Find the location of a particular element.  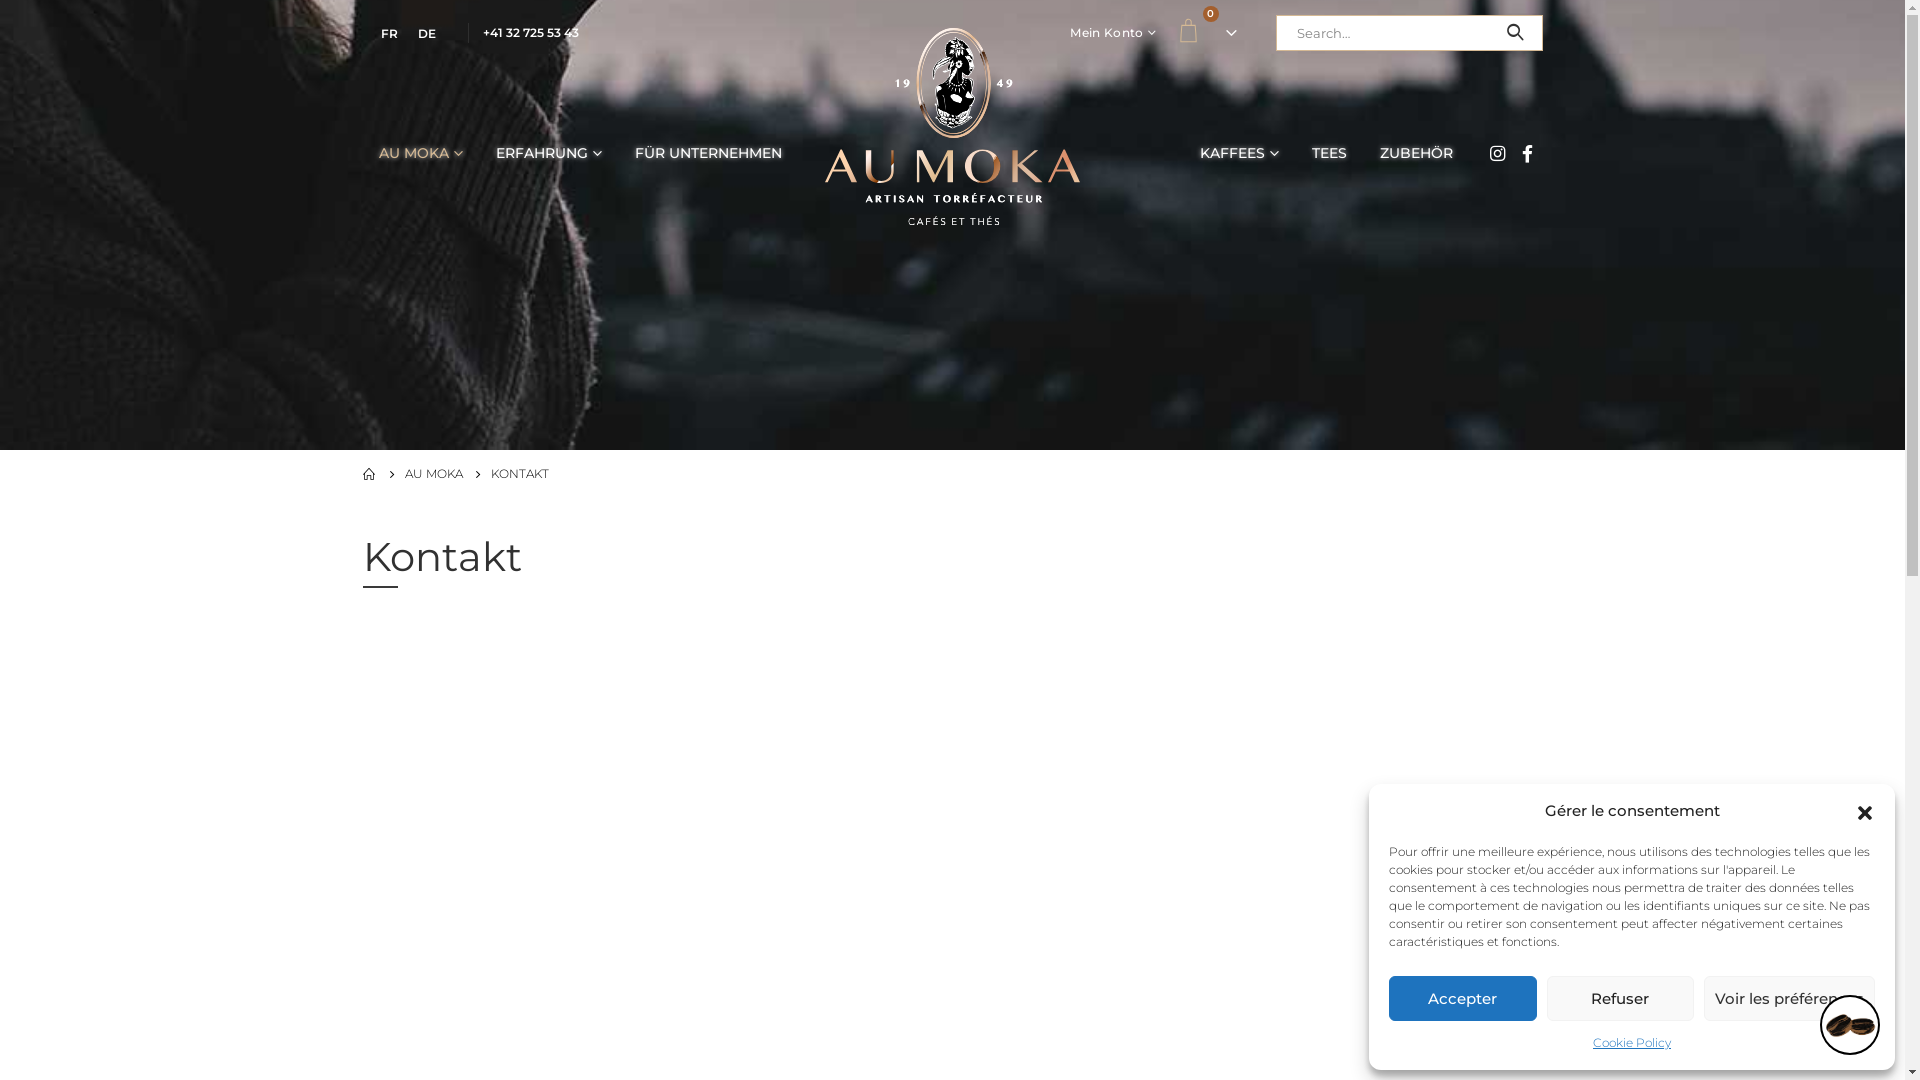

'Refuser' is located at coordinates (1620, 998).